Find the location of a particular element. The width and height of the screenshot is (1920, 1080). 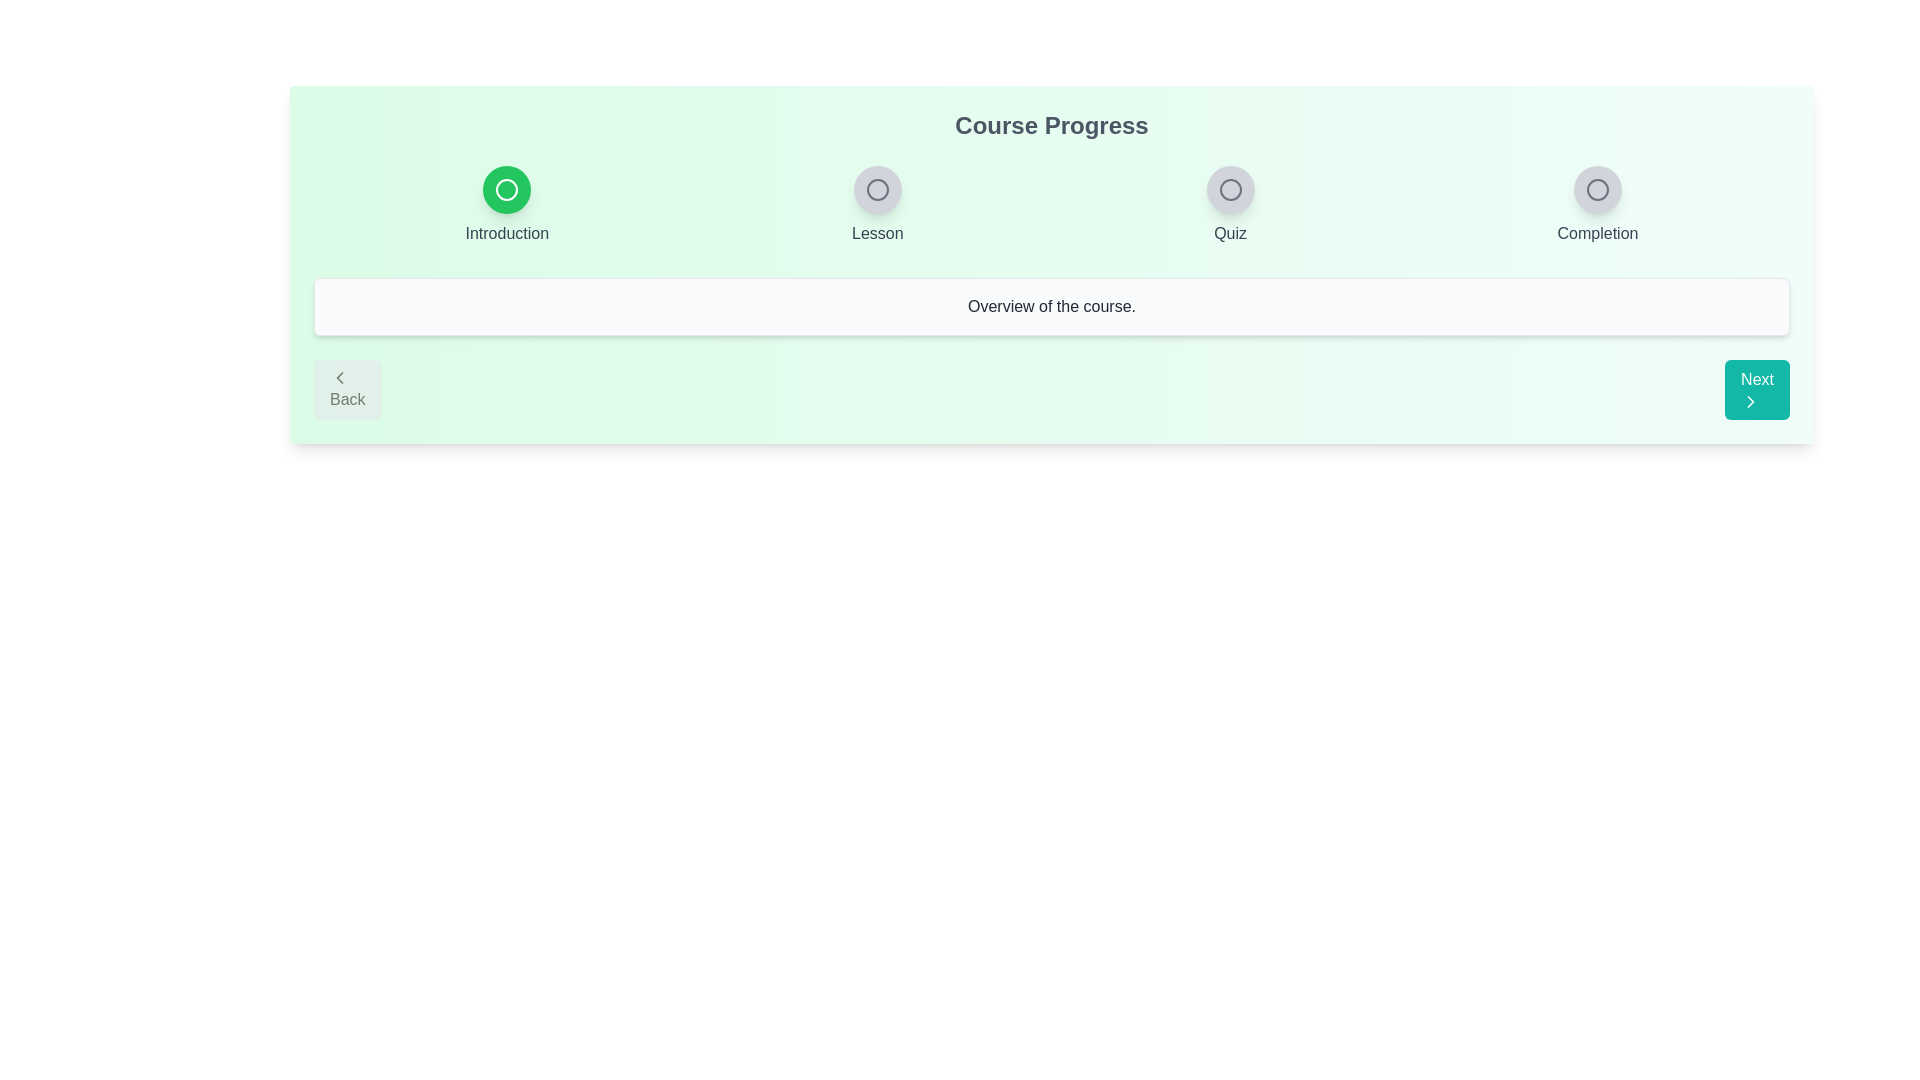

the step Introduction in the progress indicator is located at coordinates (507, 189).